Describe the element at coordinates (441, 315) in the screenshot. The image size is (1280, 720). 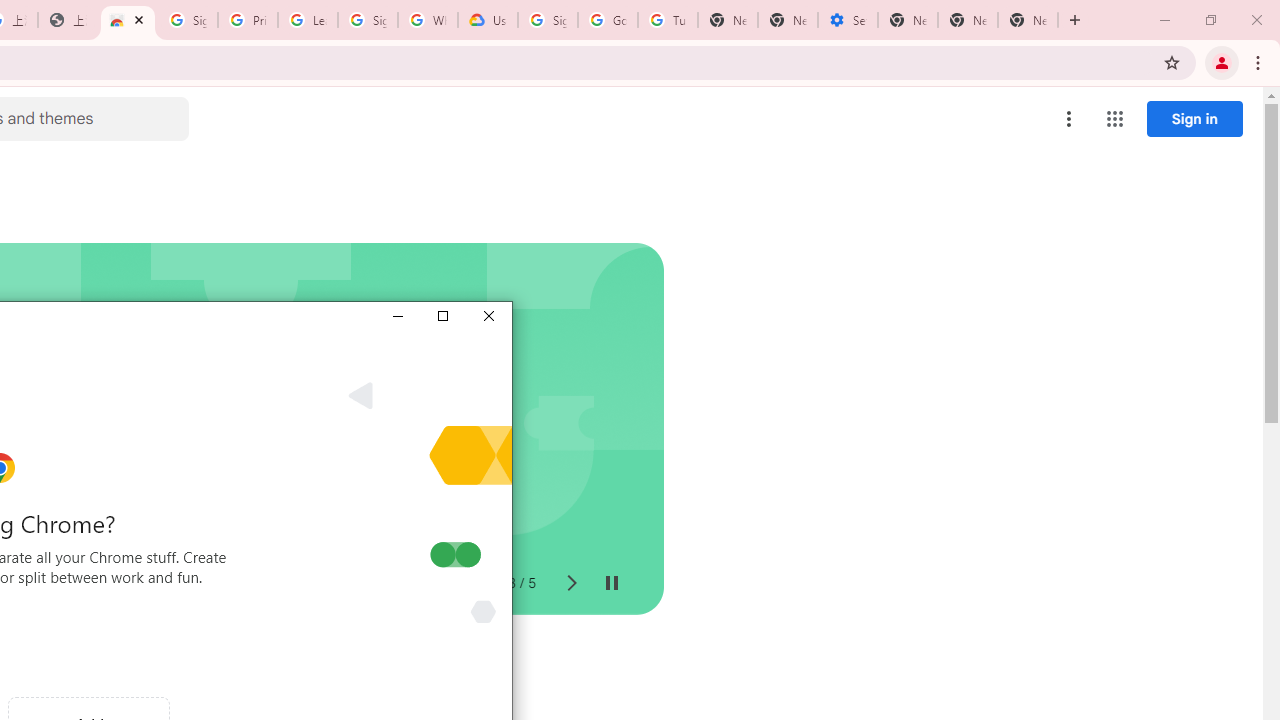
I see `'Maximize'` at that location.